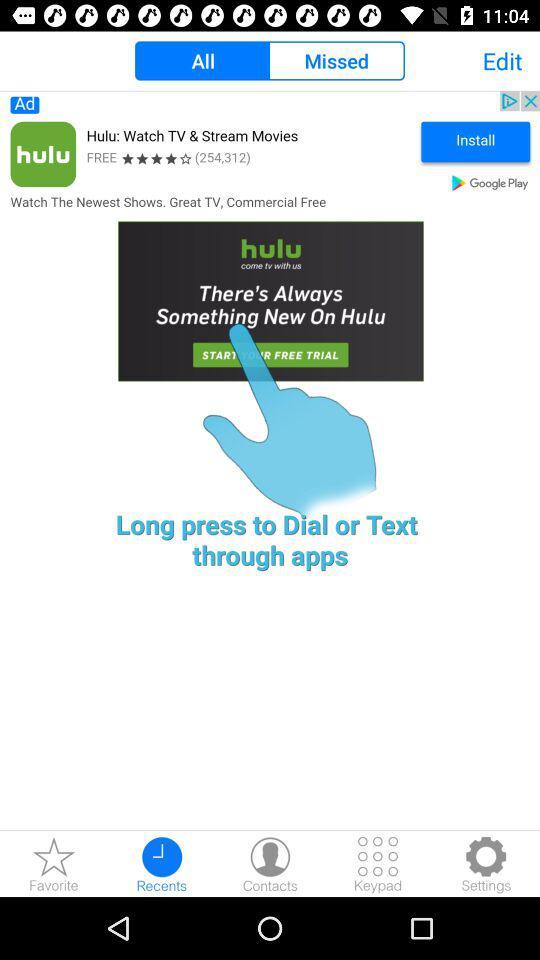 This screenshot has height=960, width=540. I want to click on the dialpad icon, so click(378, 863).